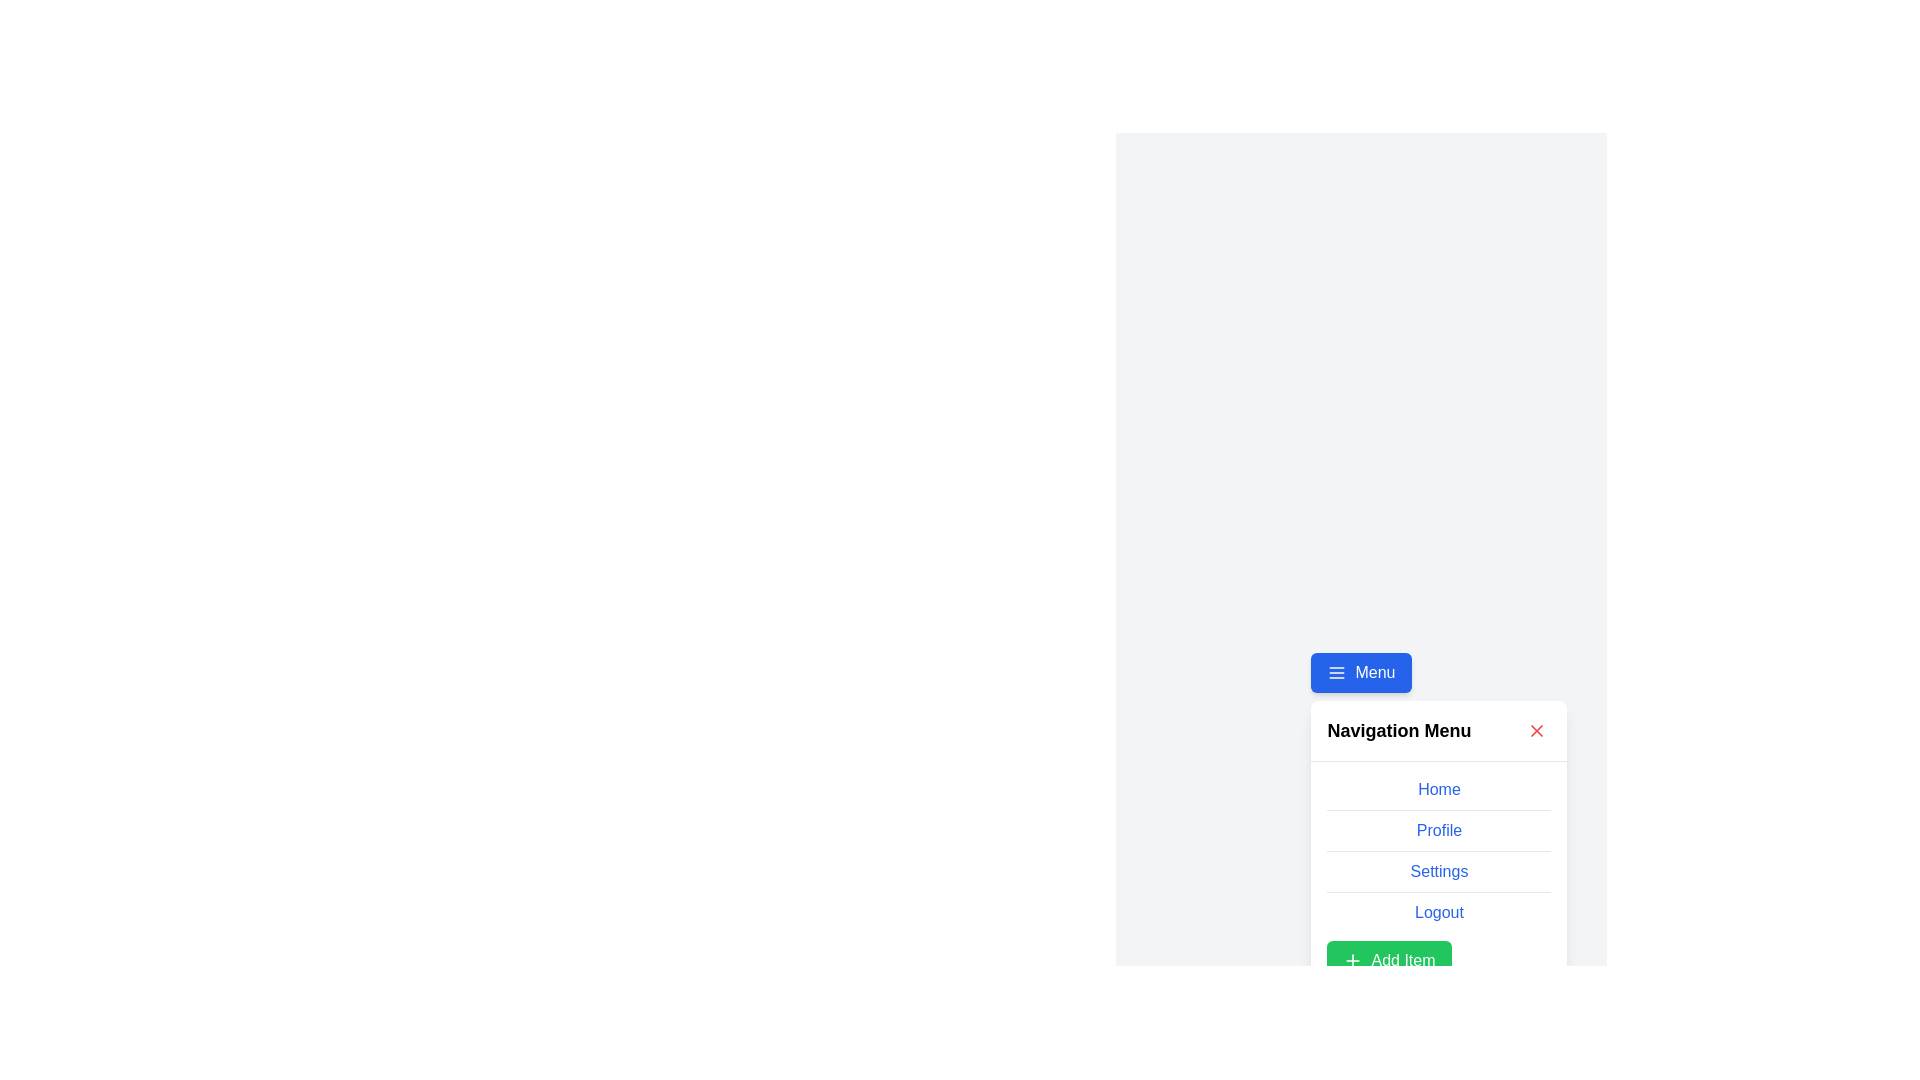 The width and height of the screenshot is (1920, 1080). I want to click on the toggle button for the navigation menu located at the top-right area of the interface to provide visual feedback, so click(1360, 672).